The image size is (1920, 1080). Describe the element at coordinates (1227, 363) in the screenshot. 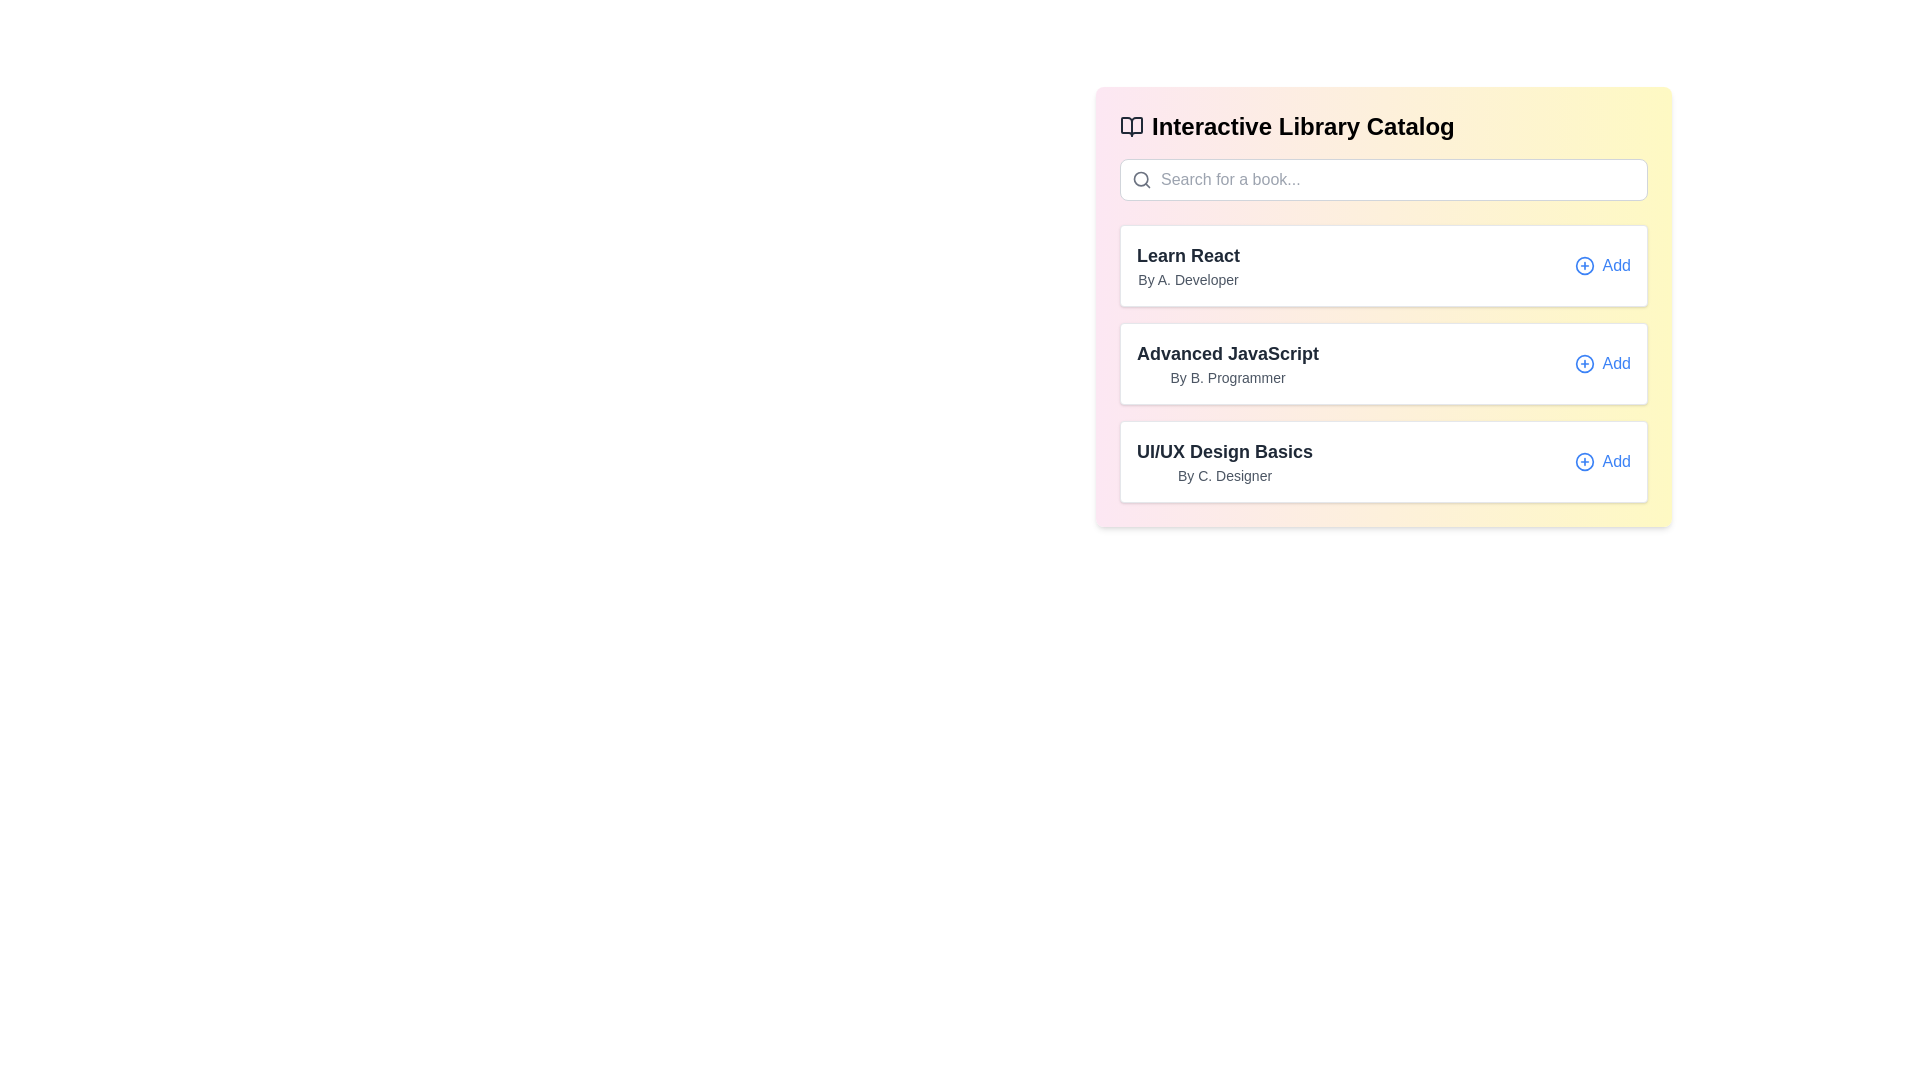

I see `the text content displaying information about the book 'Advanced JavaScript' by 'B. Programmer', located in the library catalog interface, which is the second item in a vertical list of book suggestions` at that location.